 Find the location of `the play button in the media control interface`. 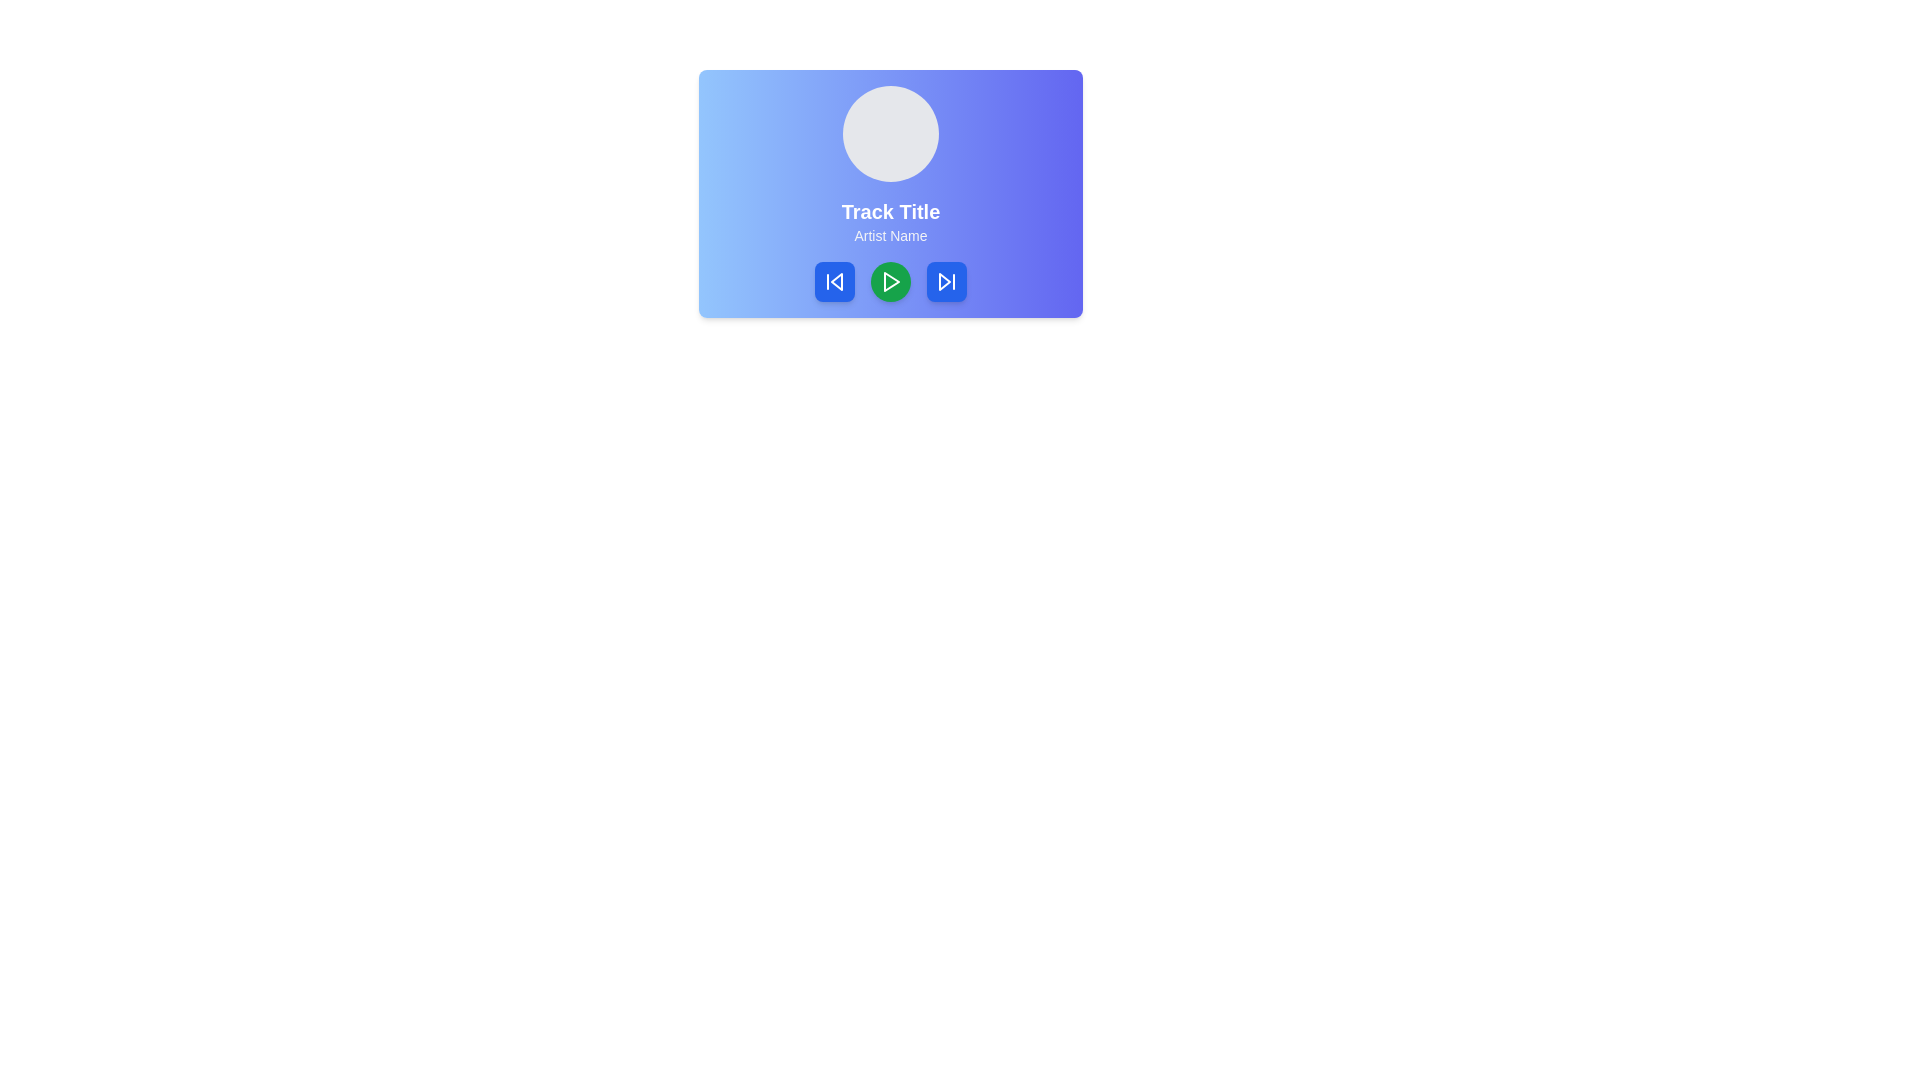

the play button in the media control interface is located at coordinates (890, 281).